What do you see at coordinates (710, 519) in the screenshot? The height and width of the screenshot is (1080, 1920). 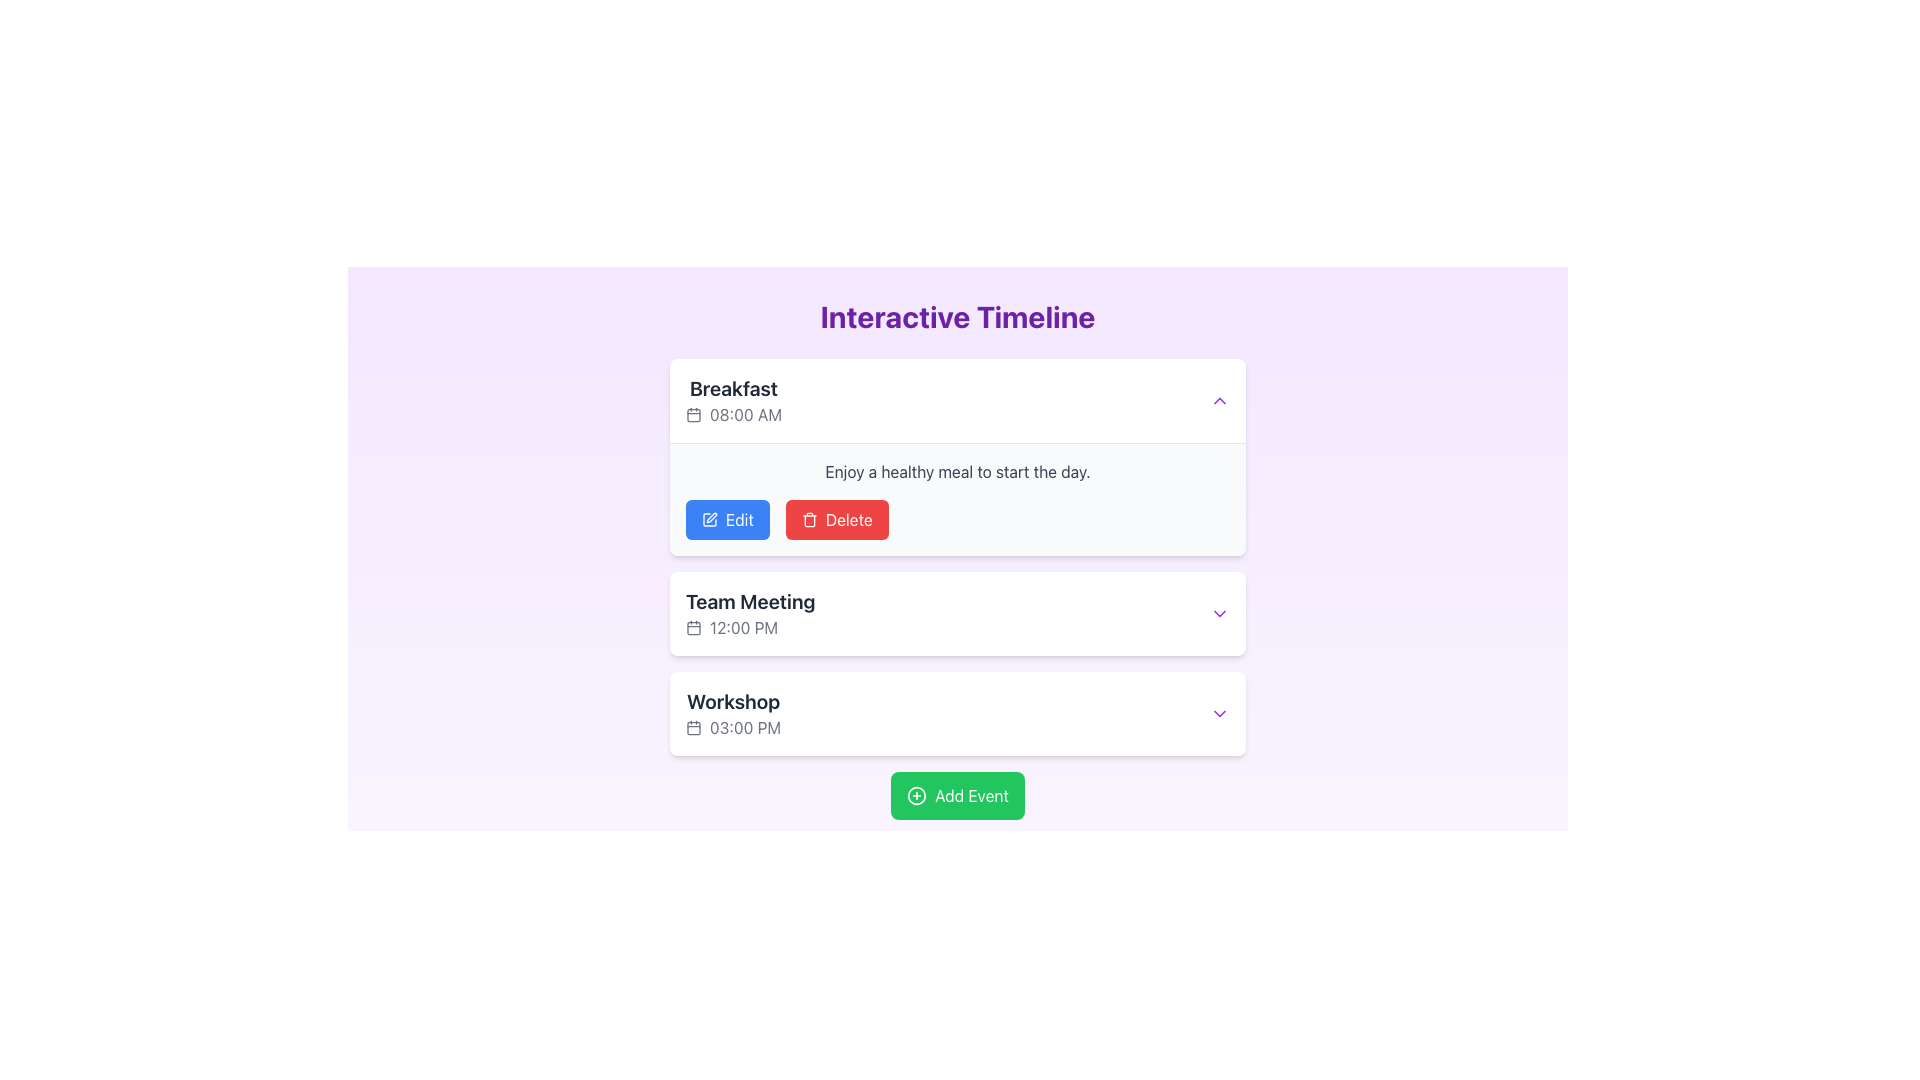 I see `the pen icon located on the left side of the 'Edit' button within the 'Breakfast' section to initiate the edit functionality` at bounding box center [710, 519].